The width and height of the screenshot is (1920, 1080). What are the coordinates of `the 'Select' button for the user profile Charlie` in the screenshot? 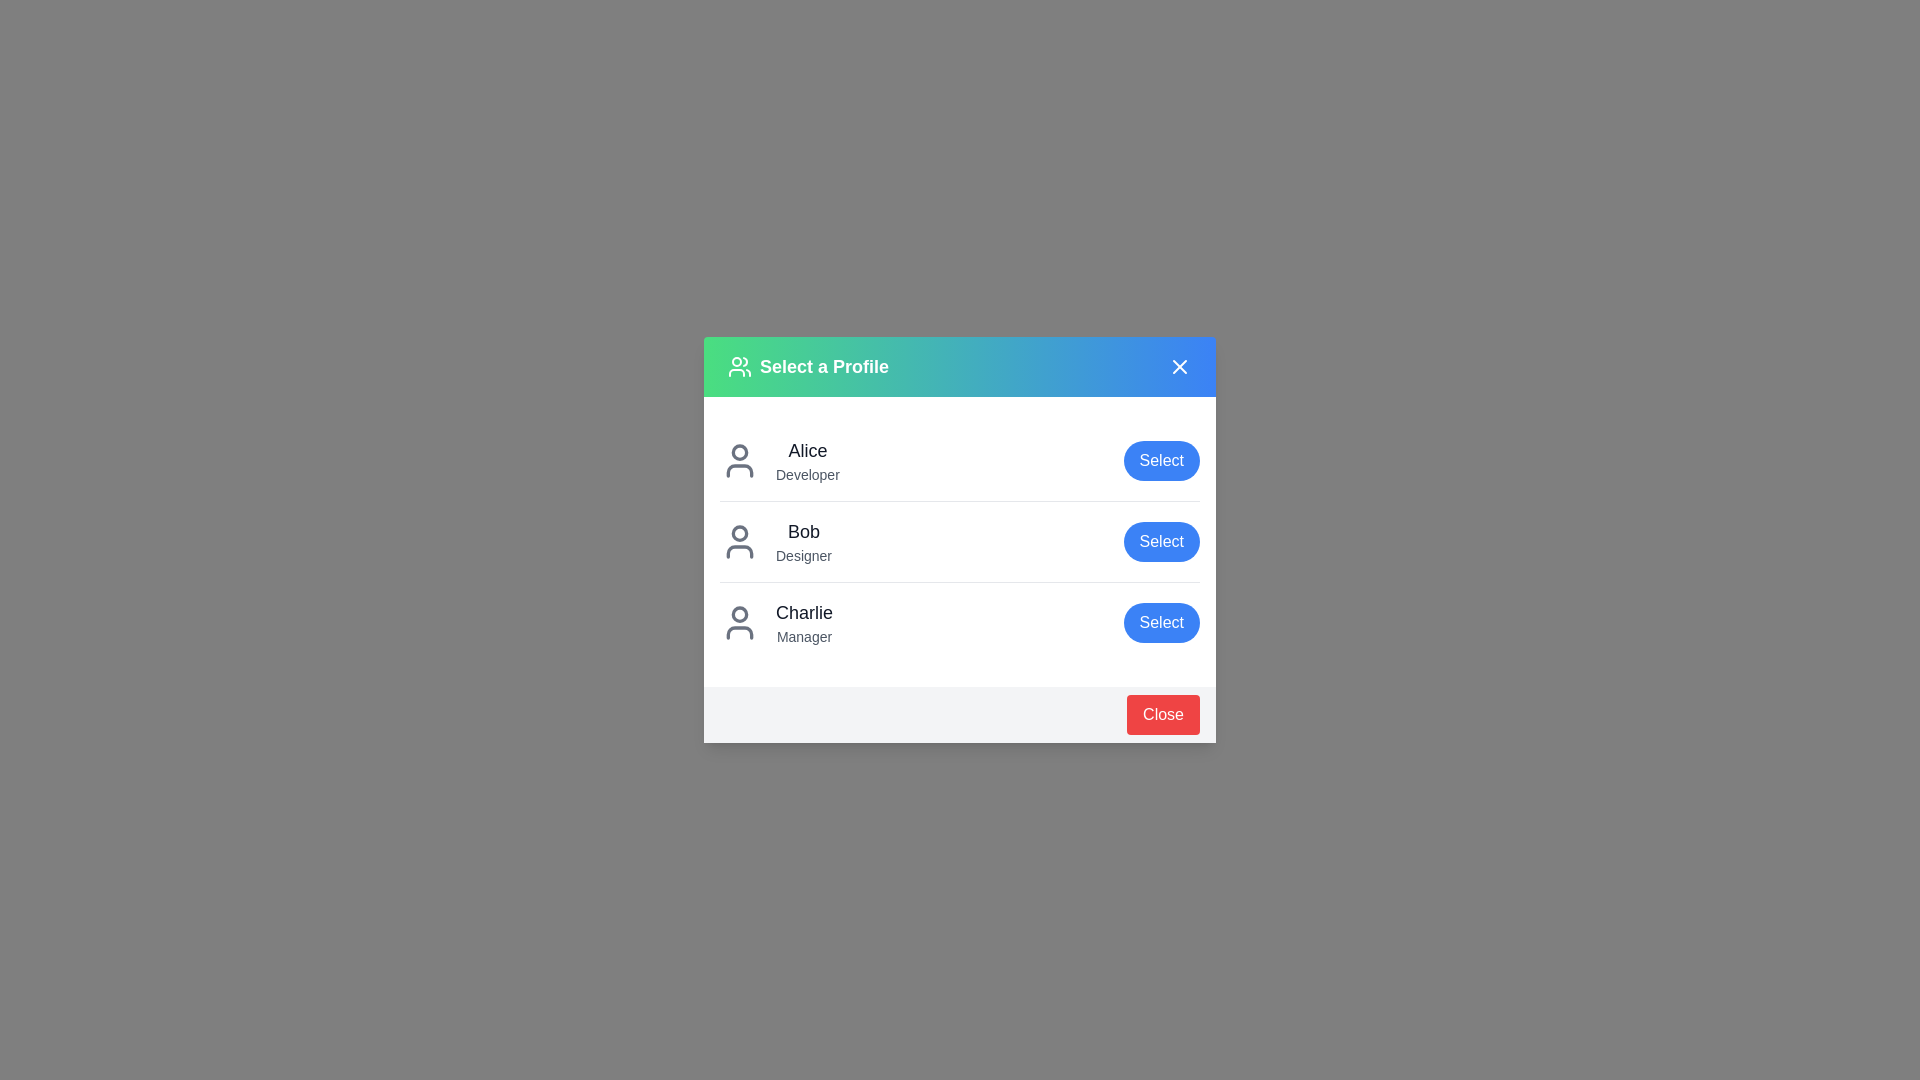 It's located at (1161, 622).